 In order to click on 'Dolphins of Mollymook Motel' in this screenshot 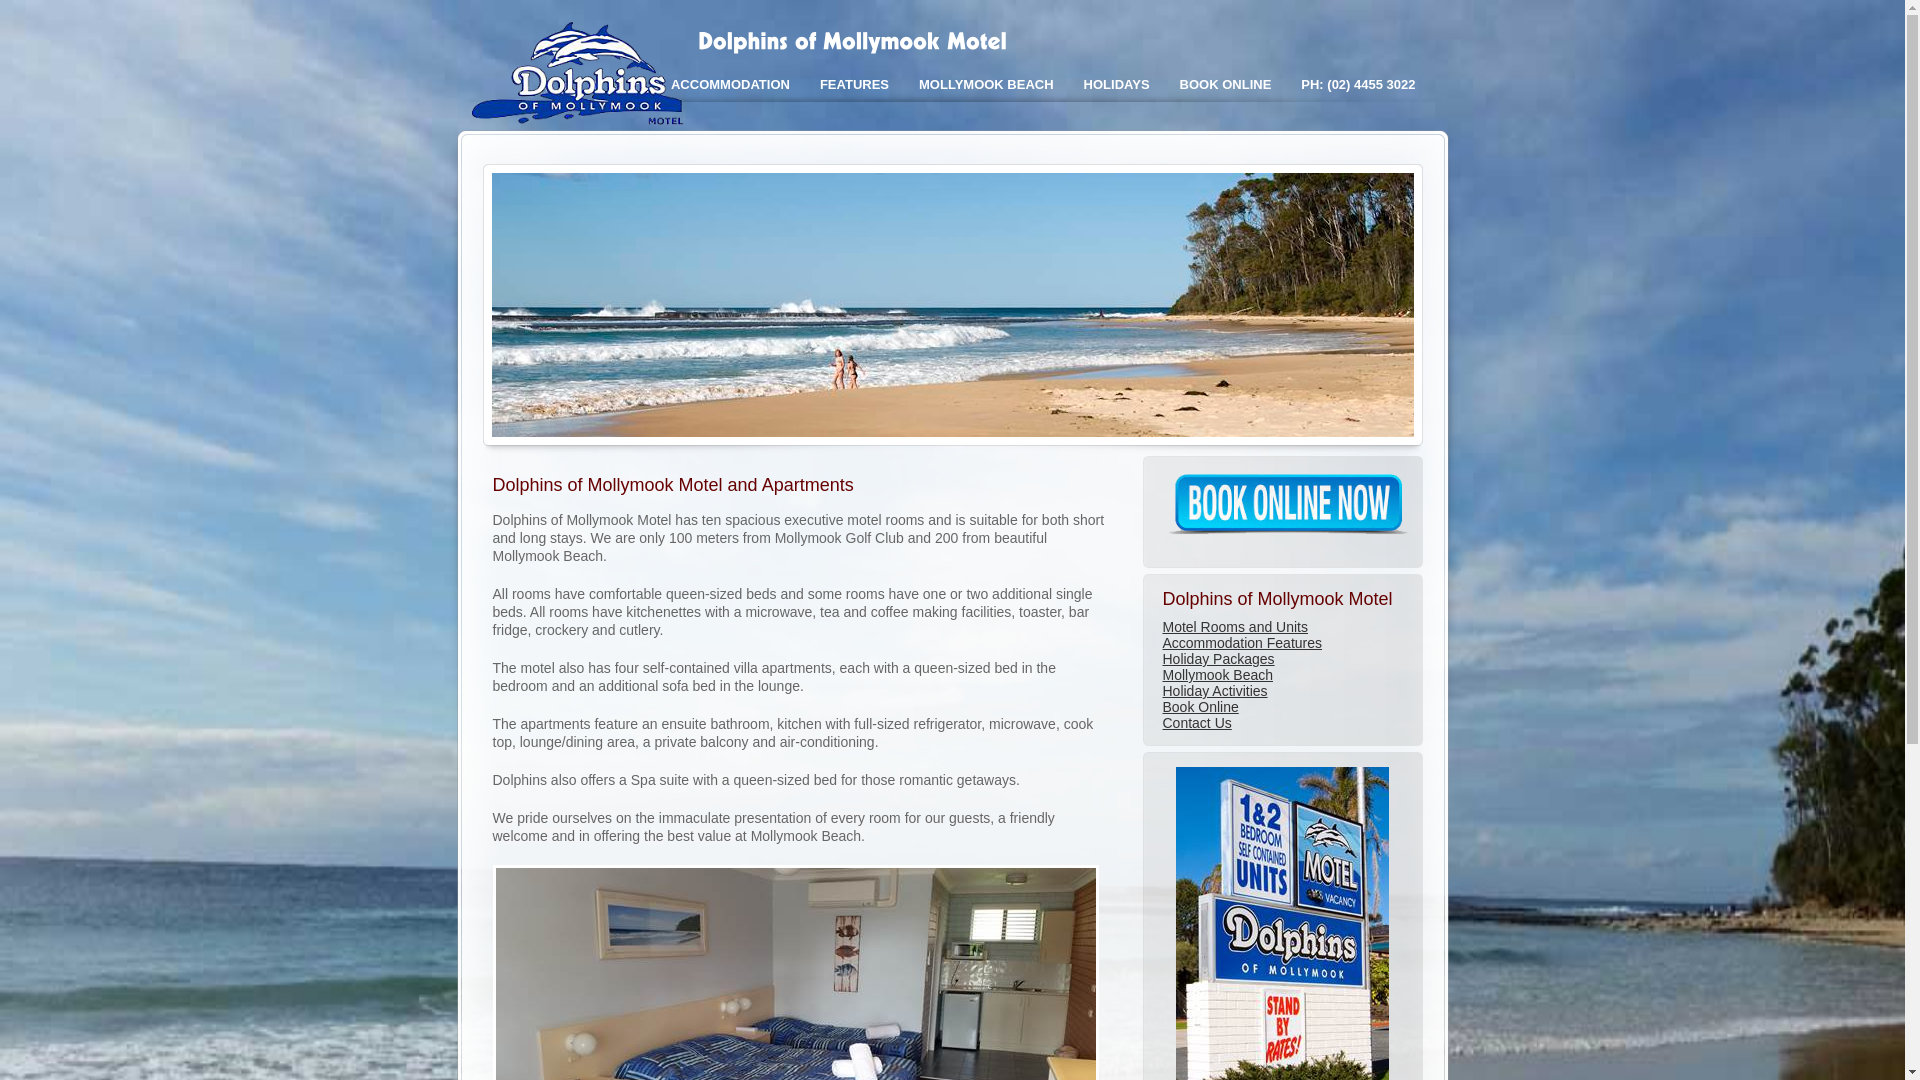, I will do `click(581, 123)`.